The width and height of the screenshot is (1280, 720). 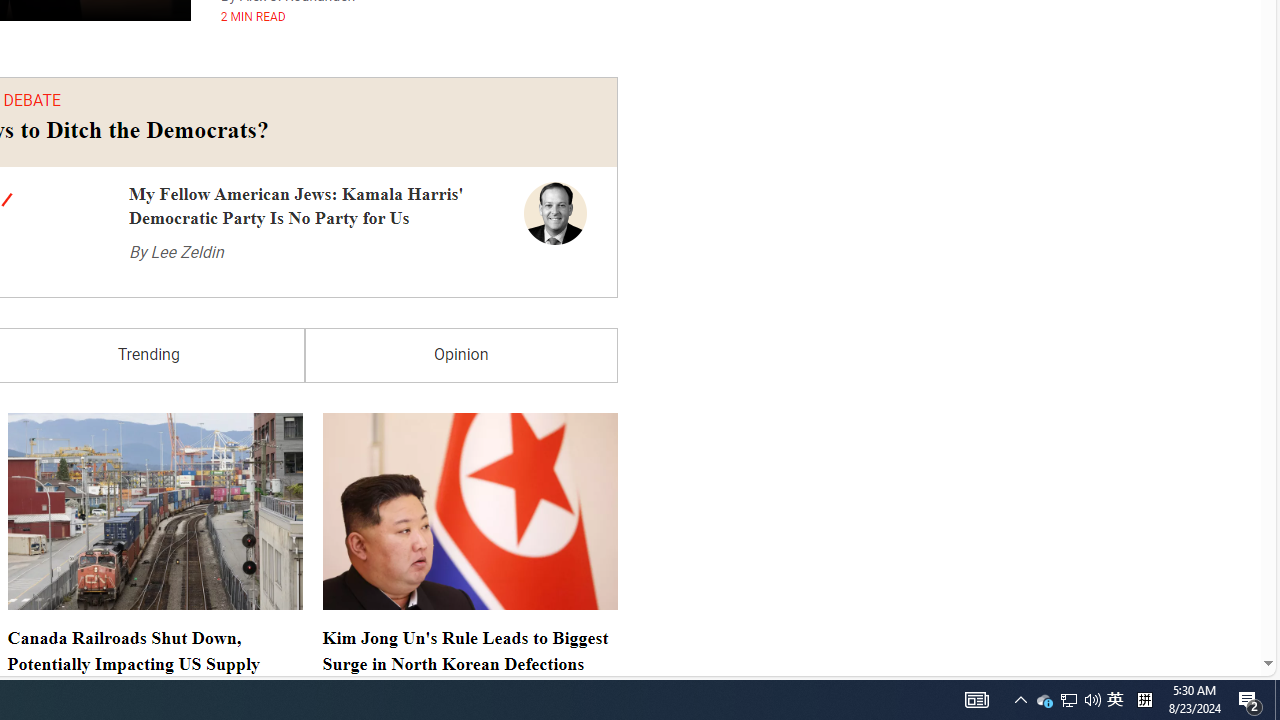 I want to click on 'Opinion', so click(x=460, y=354).